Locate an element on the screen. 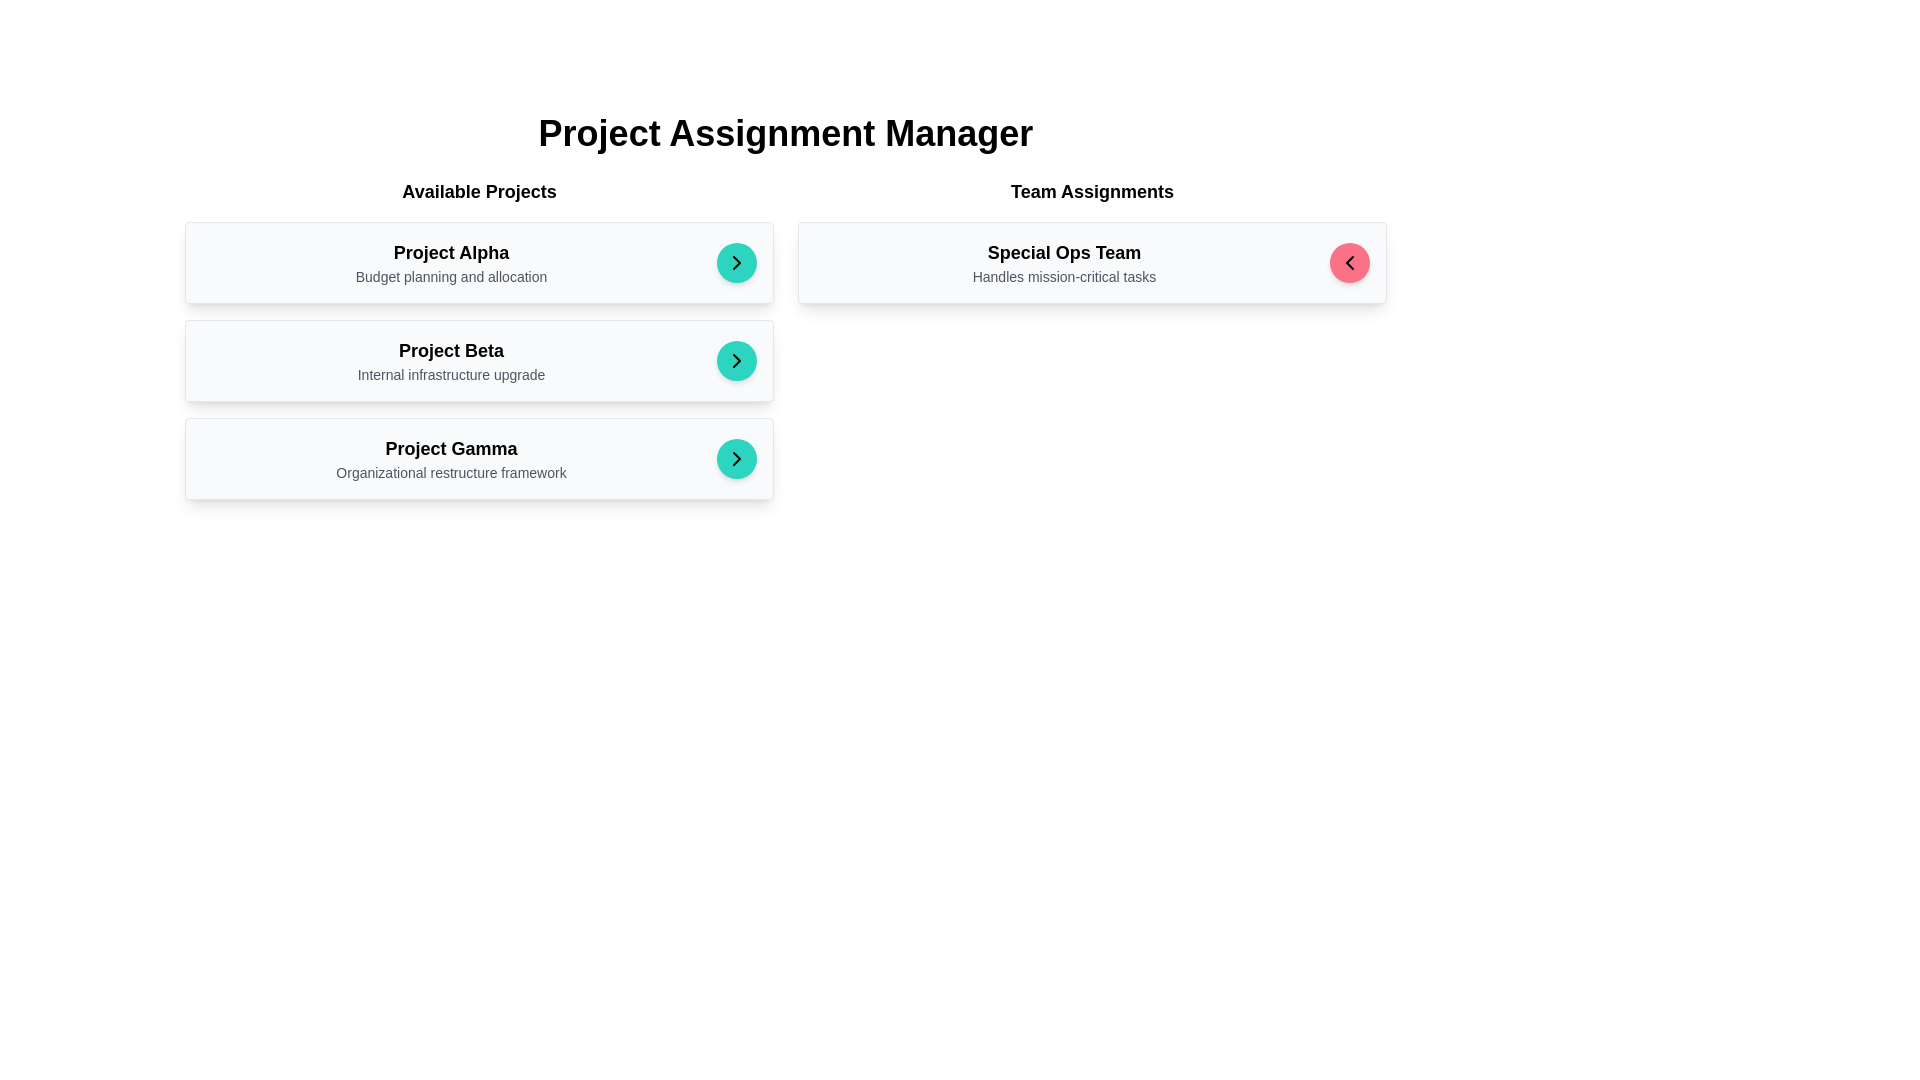 This screenshot has height=1080, width=1920. the Text Label that provides a descriptive subtitle for the project titled 'Project Gamma', located beneath the title of the same project in a vertically aligned list of available projects is located at coordinates (450, 473).